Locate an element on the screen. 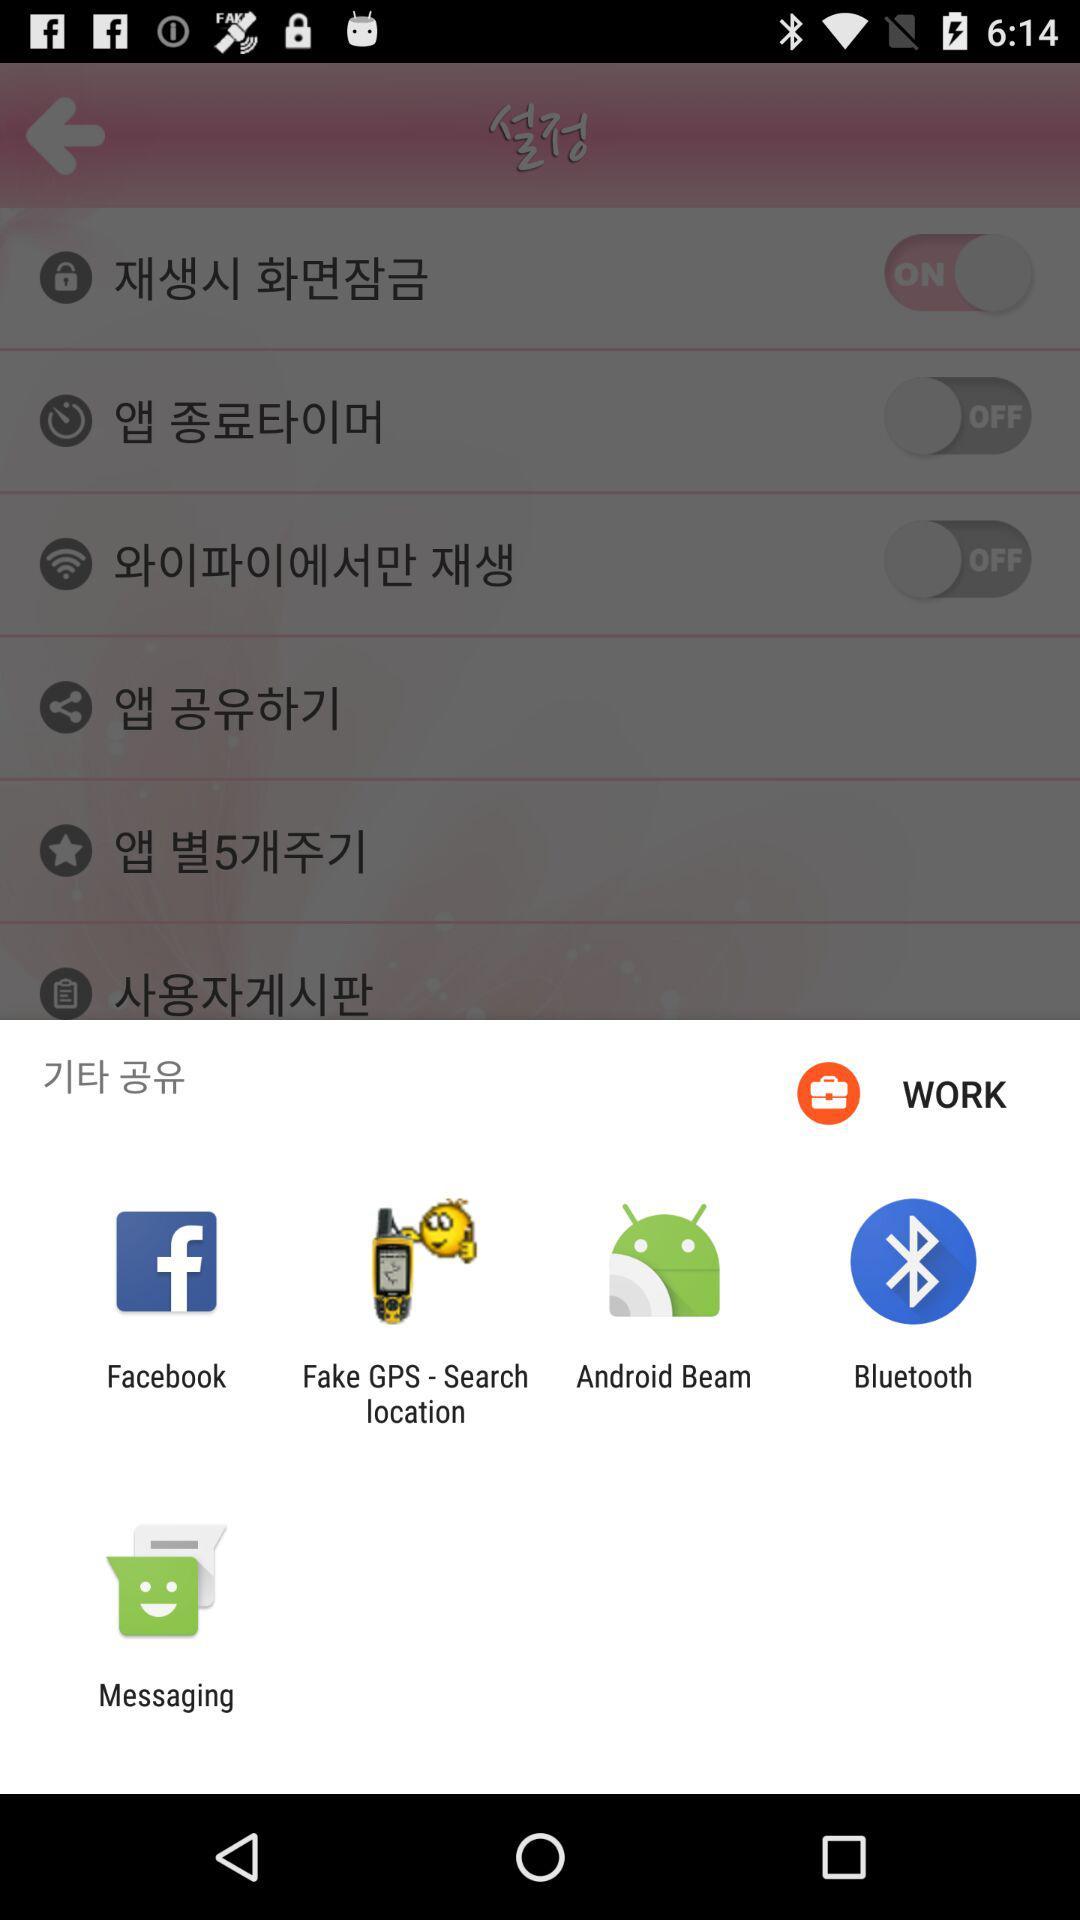 This screenshot has width=1080, height=1920. item to the left of fake gps search is located at coordinates (165, 1392).